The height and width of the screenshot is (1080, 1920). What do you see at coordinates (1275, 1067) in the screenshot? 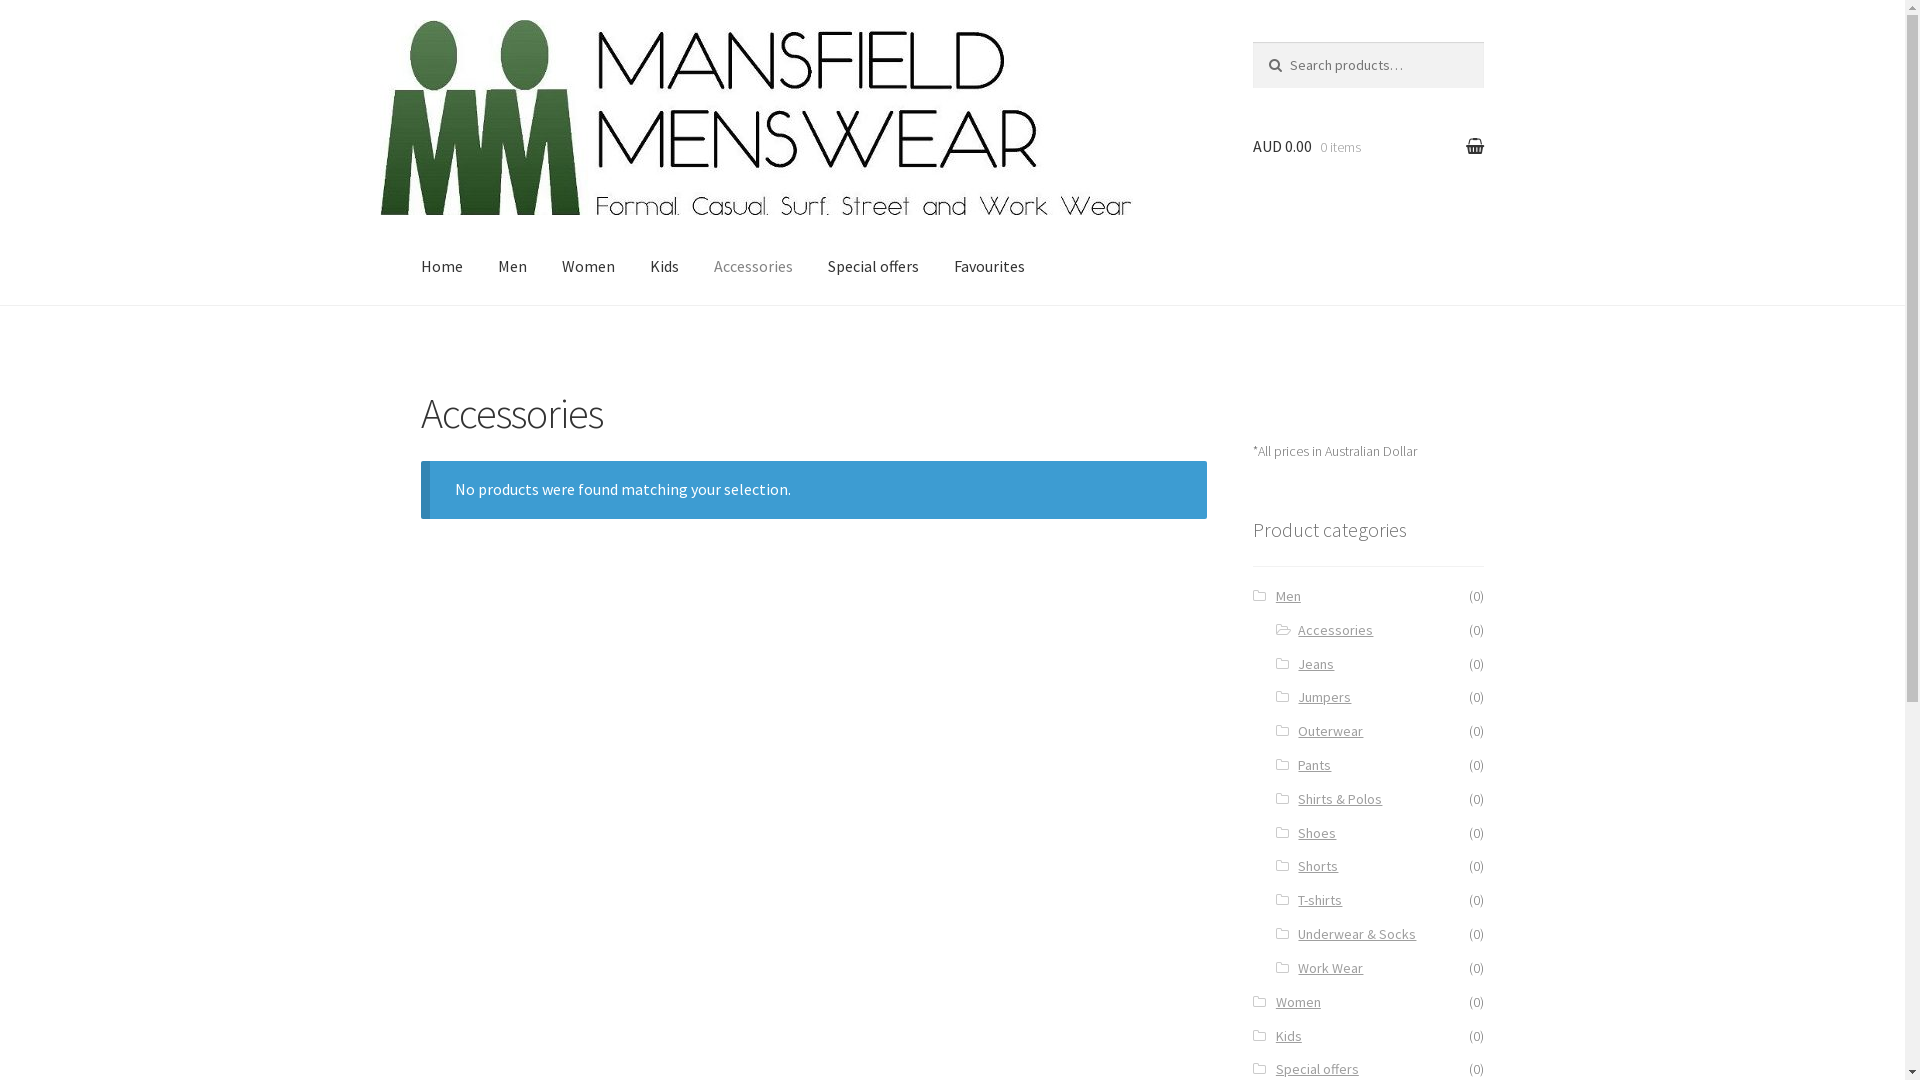
I see `'Special offers'` at bounding box center [1275, 1067].